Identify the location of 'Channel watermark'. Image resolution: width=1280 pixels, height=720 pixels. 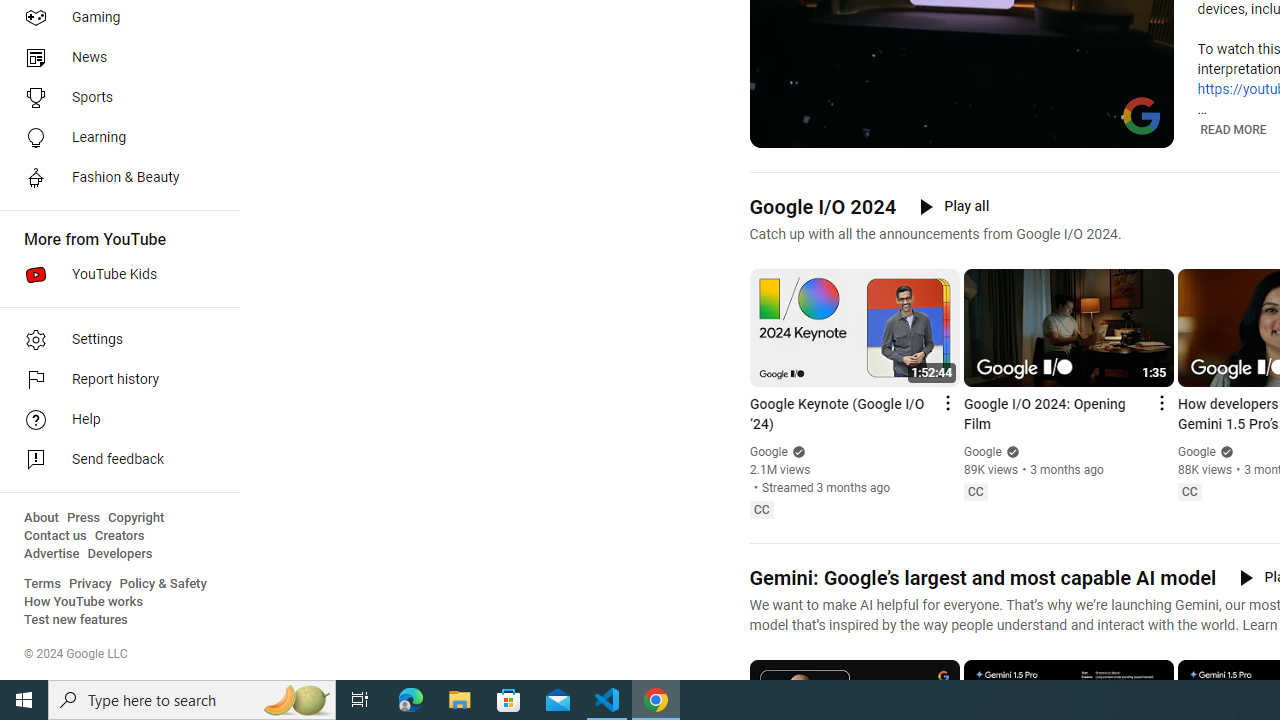
(1141, 115).